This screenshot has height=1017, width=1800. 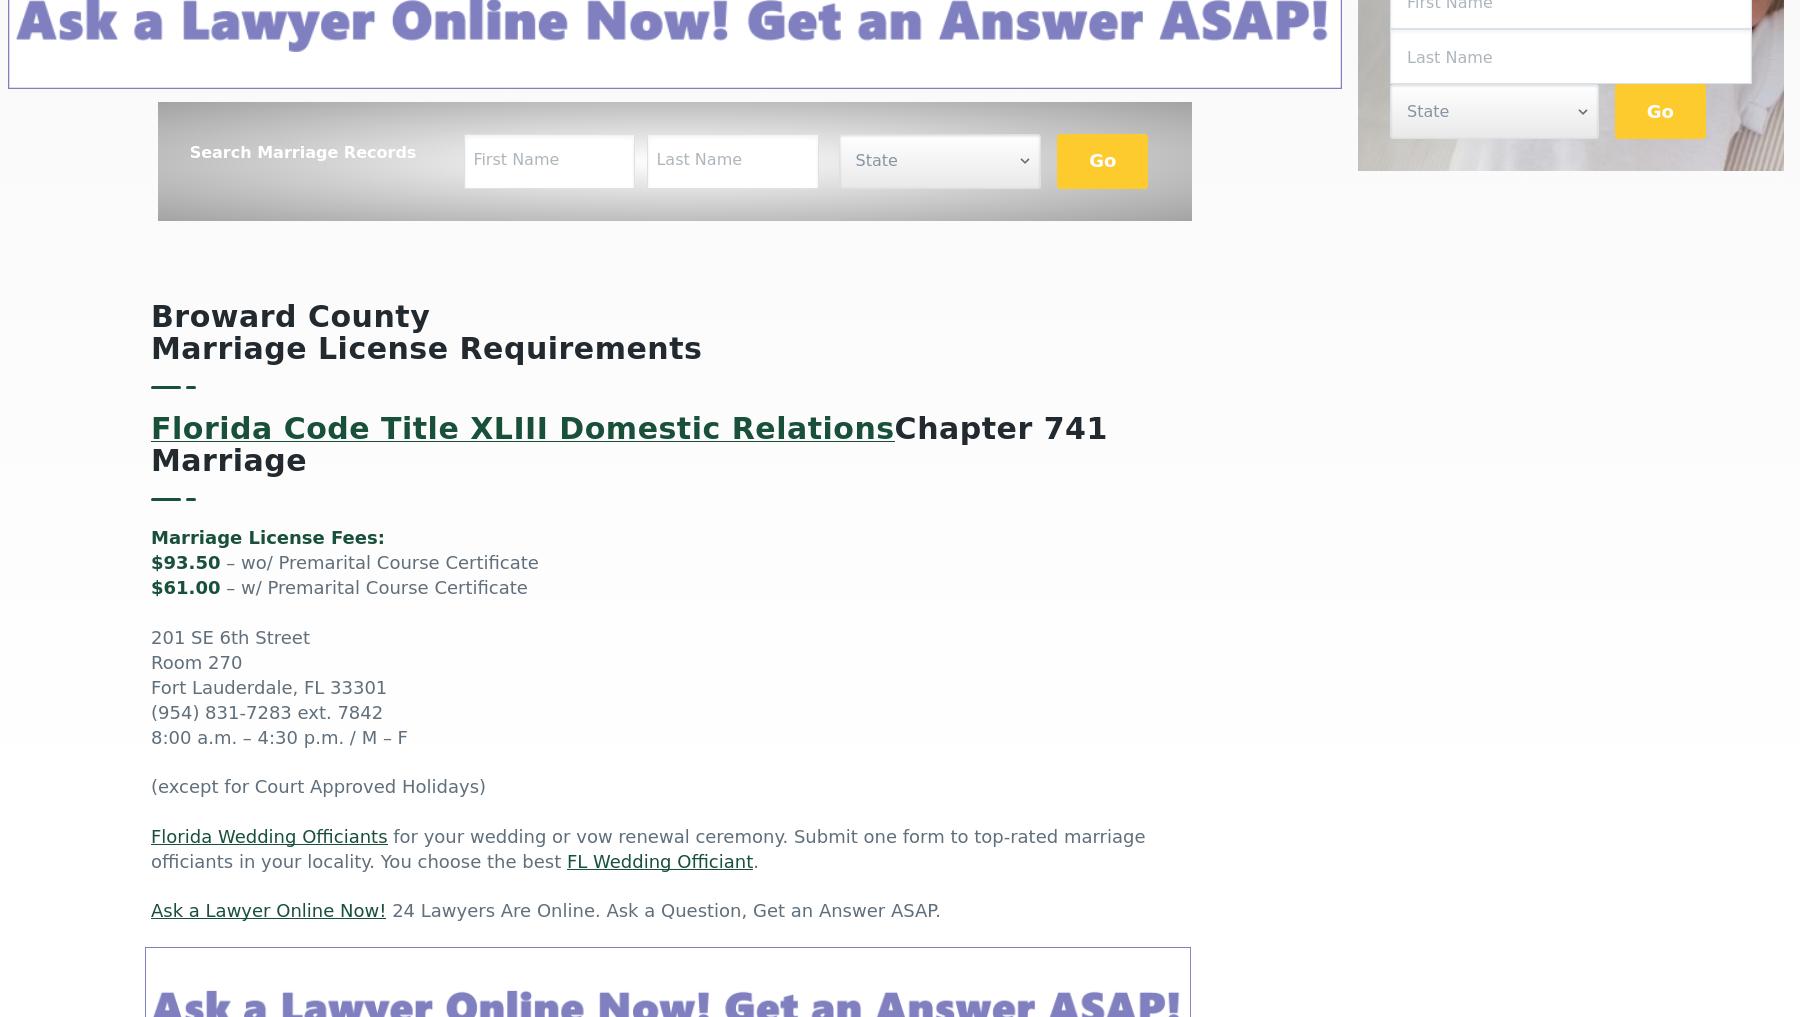 What do you see at coordinates (379, 564) in the screenshot?
I see `'– wo/ Premarital Course Certificate'` at bounding box center [379, 564].